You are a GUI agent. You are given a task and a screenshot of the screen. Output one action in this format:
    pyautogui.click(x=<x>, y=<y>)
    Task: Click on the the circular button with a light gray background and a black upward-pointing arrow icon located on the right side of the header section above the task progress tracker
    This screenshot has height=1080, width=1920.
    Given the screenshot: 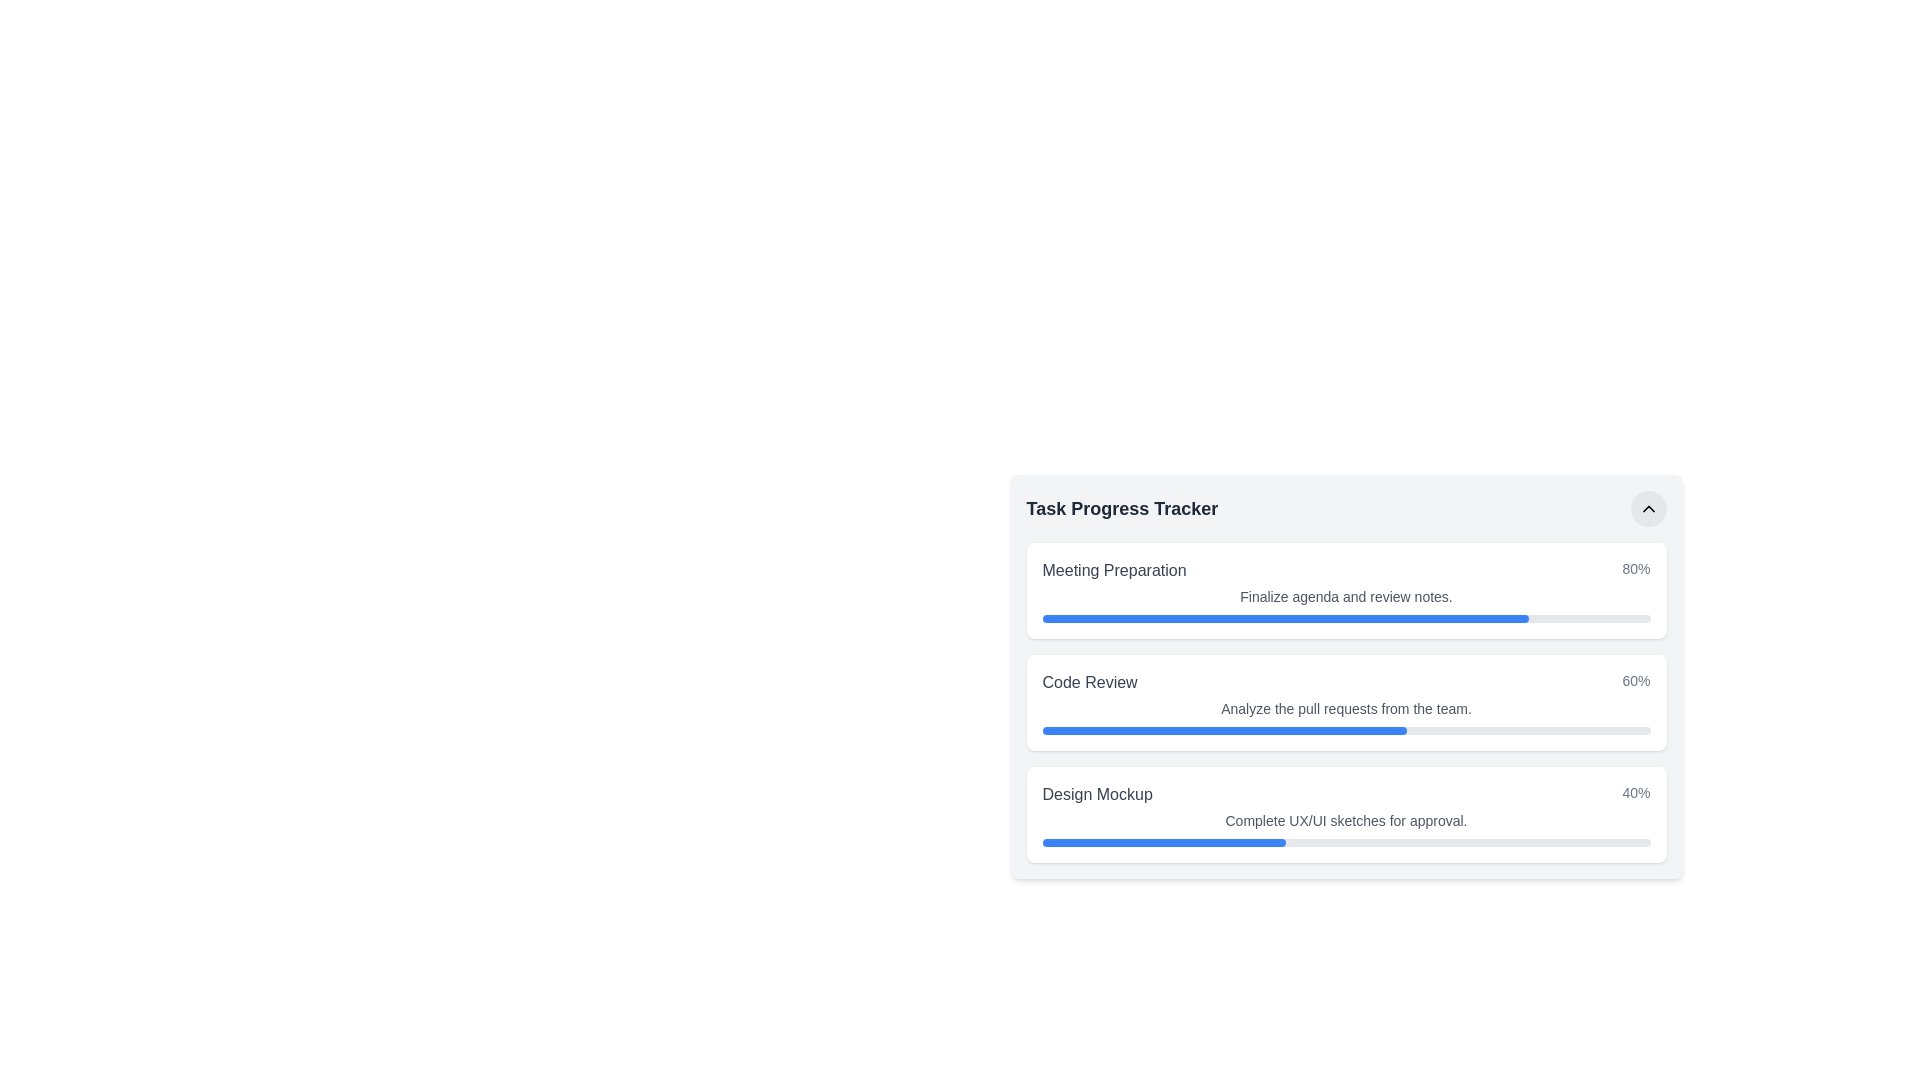 What is the action you would take?
    pyautogui.click(x=1648, y=508)
    